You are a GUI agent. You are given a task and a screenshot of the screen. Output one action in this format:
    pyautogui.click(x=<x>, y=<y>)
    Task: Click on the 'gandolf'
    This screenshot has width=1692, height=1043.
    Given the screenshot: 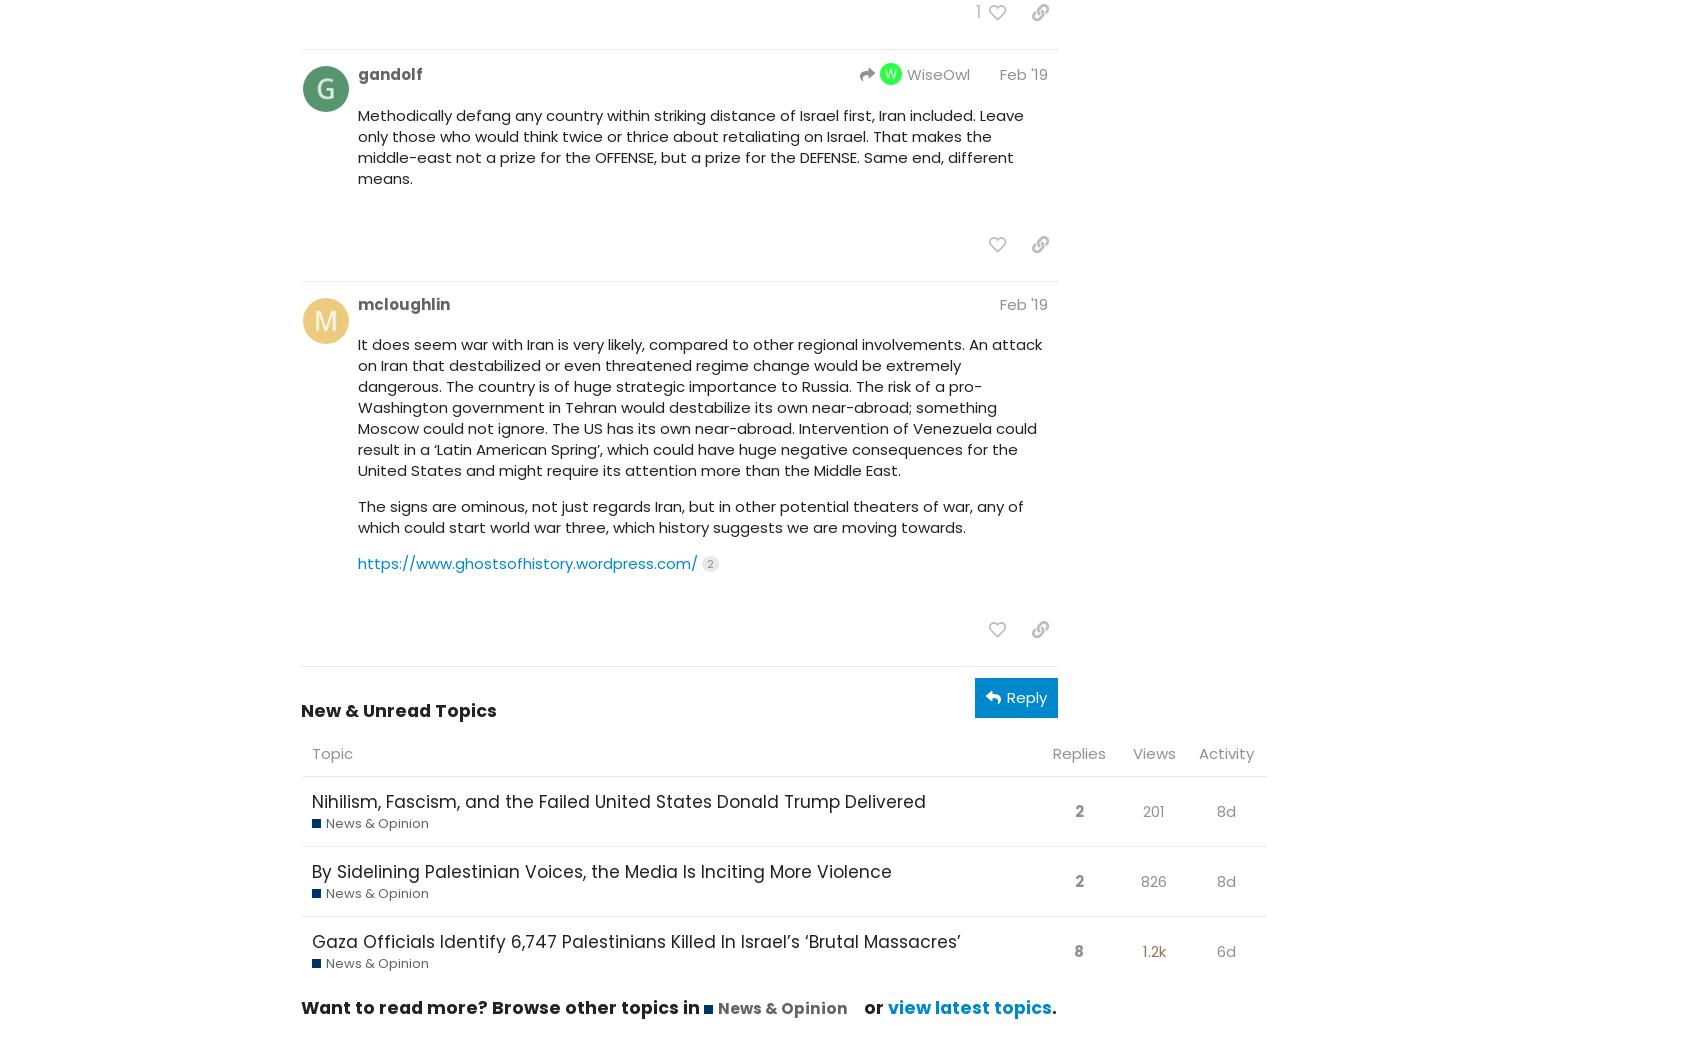 What is the action you would take?
    pyautogui.click(x=390, y=72)
    